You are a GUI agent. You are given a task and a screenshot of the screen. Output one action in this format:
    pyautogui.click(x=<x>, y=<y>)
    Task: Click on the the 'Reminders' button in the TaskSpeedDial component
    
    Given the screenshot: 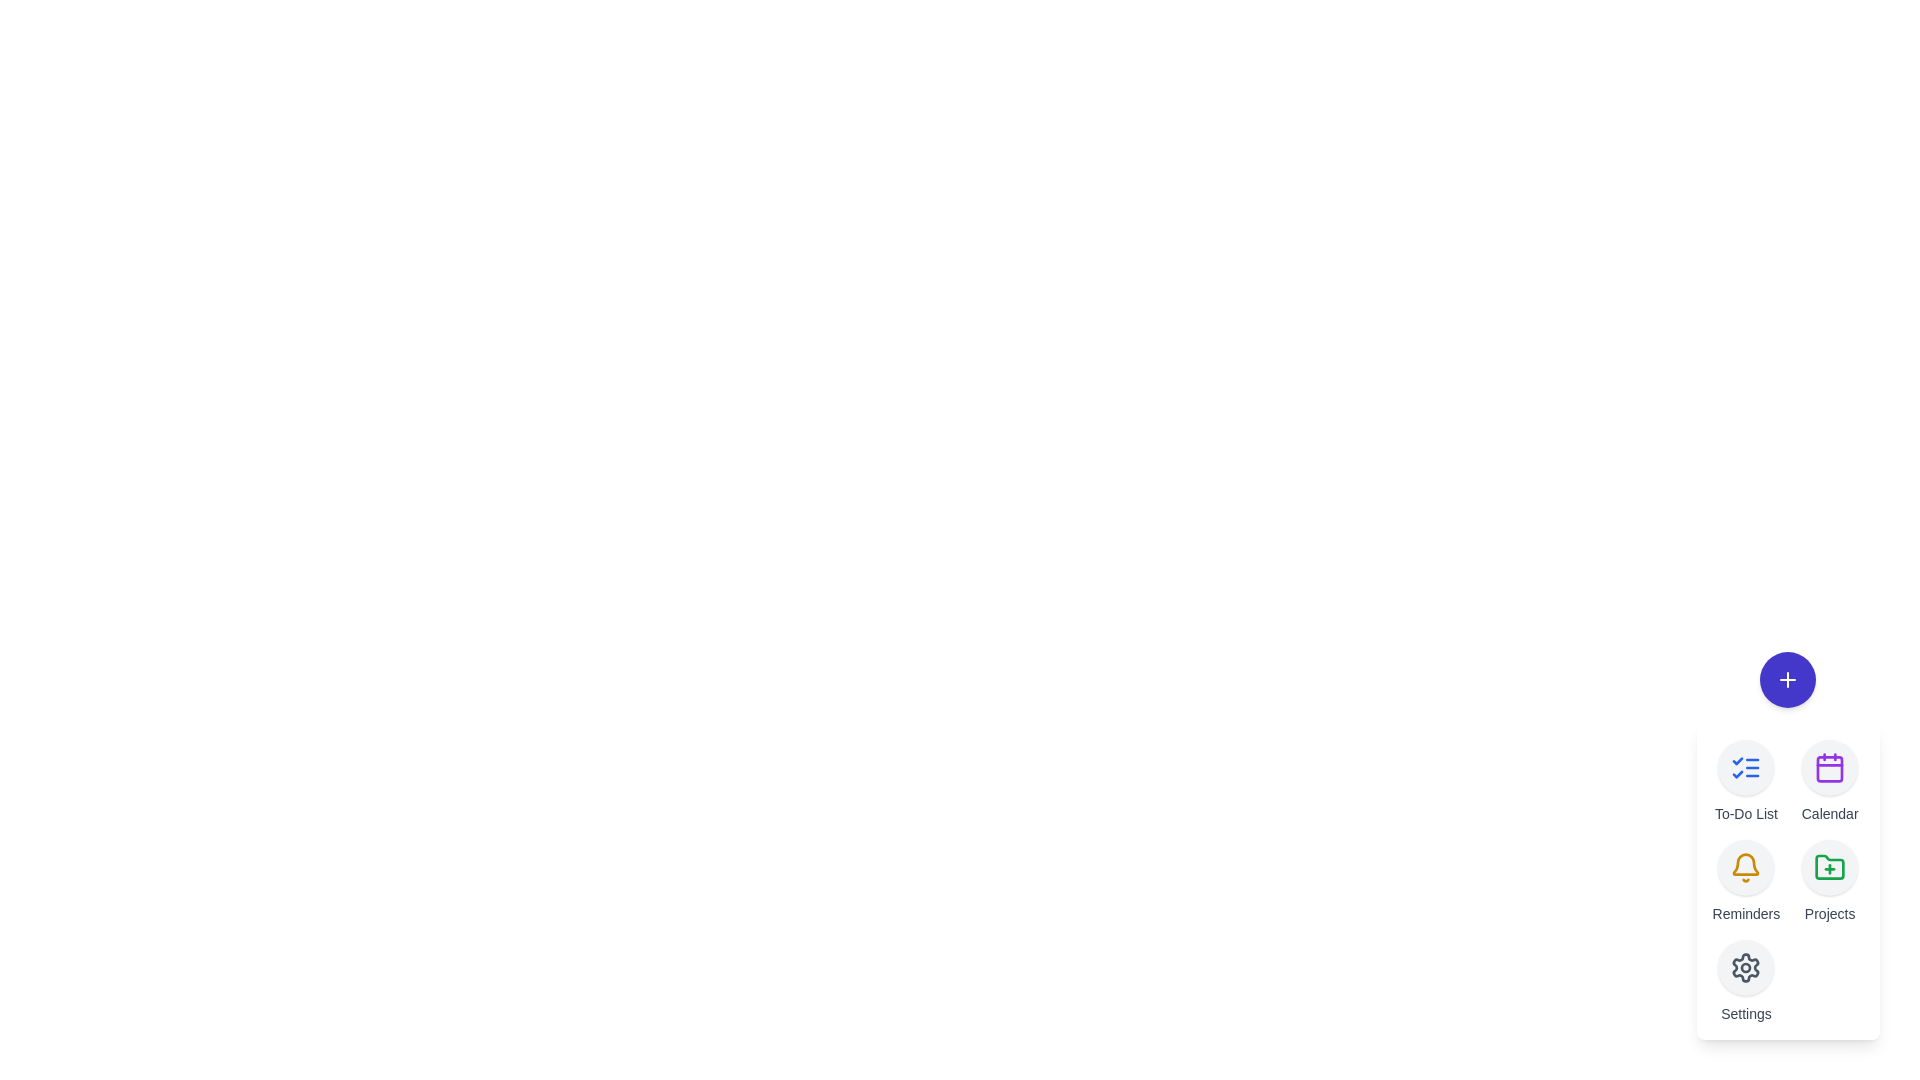 What is the action you would take?
    pyautogui.click(x=1745, y=866)
    